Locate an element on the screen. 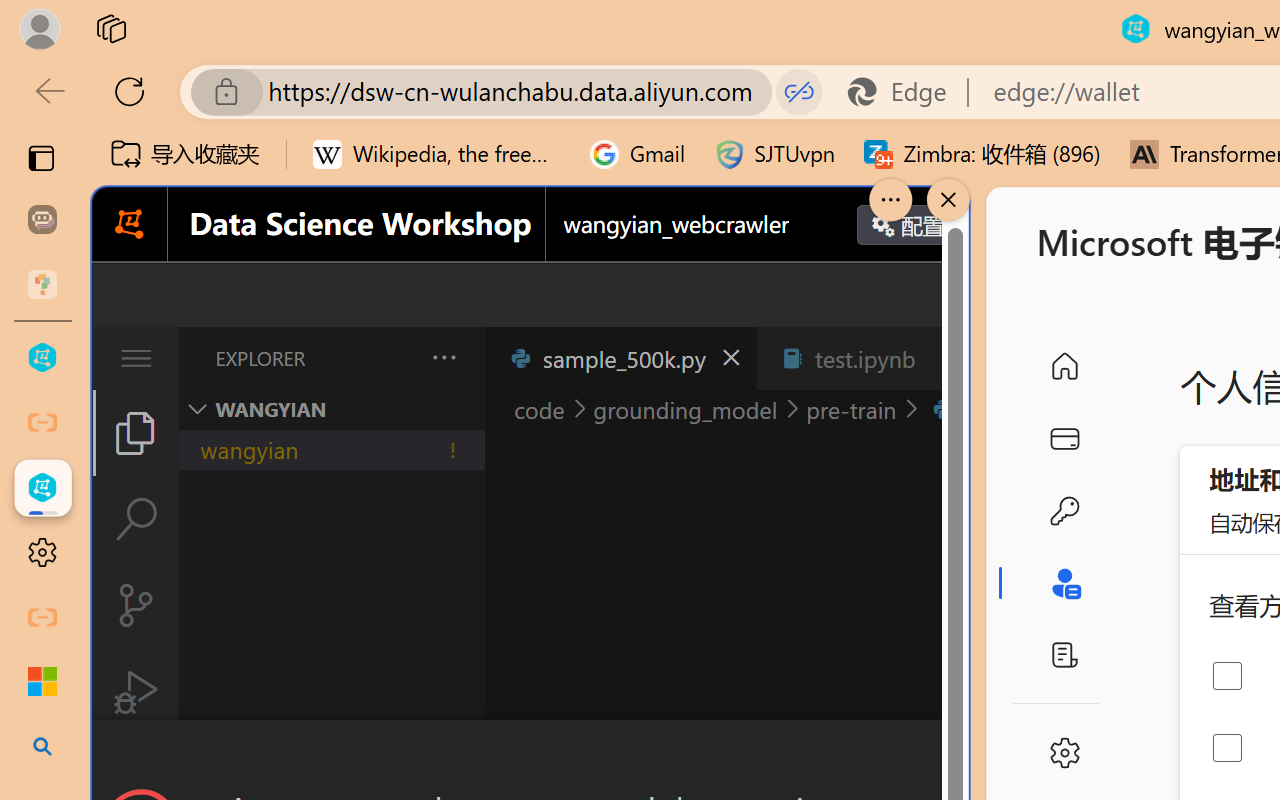  'sample_500k.py' is located at coordinates (619, 358).